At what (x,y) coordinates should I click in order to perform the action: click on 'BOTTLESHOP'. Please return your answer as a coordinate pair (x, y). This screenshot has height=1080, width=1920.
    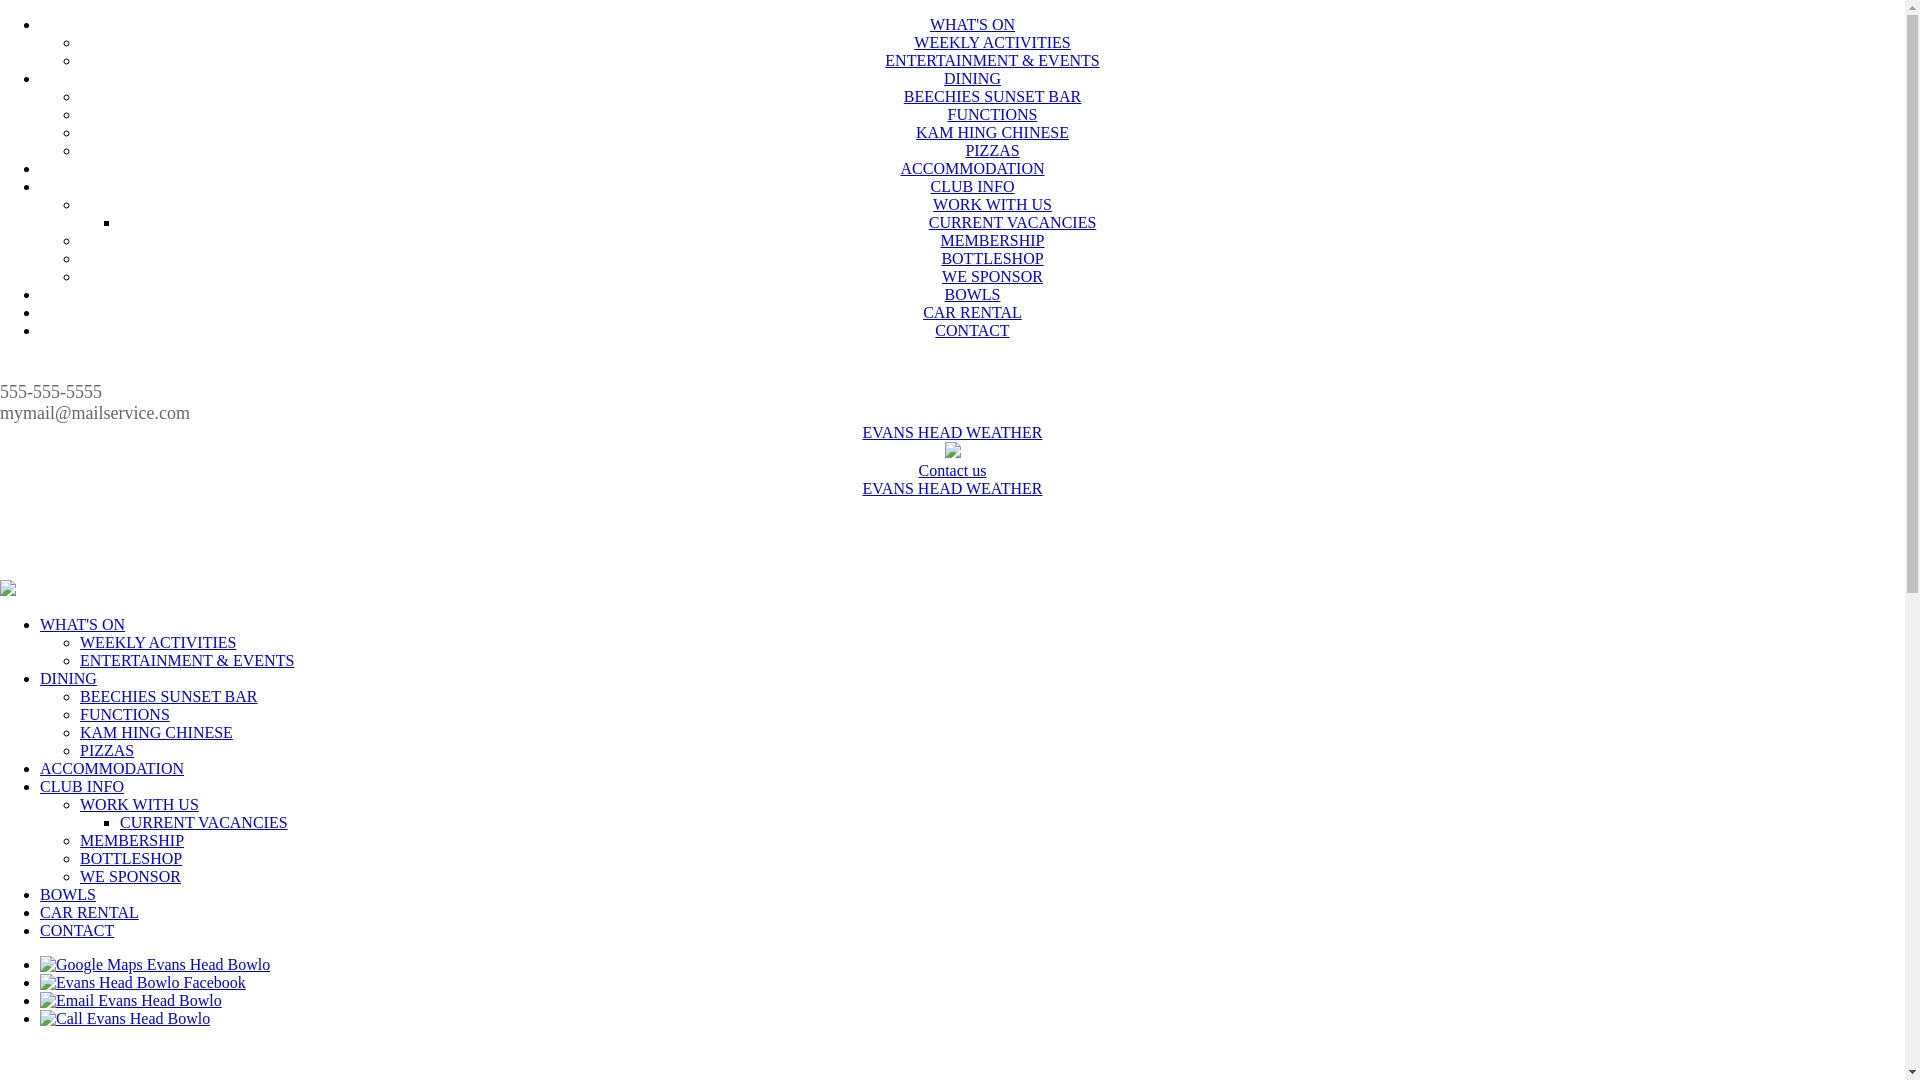
    Looking at the image, I should click on (992, 257).